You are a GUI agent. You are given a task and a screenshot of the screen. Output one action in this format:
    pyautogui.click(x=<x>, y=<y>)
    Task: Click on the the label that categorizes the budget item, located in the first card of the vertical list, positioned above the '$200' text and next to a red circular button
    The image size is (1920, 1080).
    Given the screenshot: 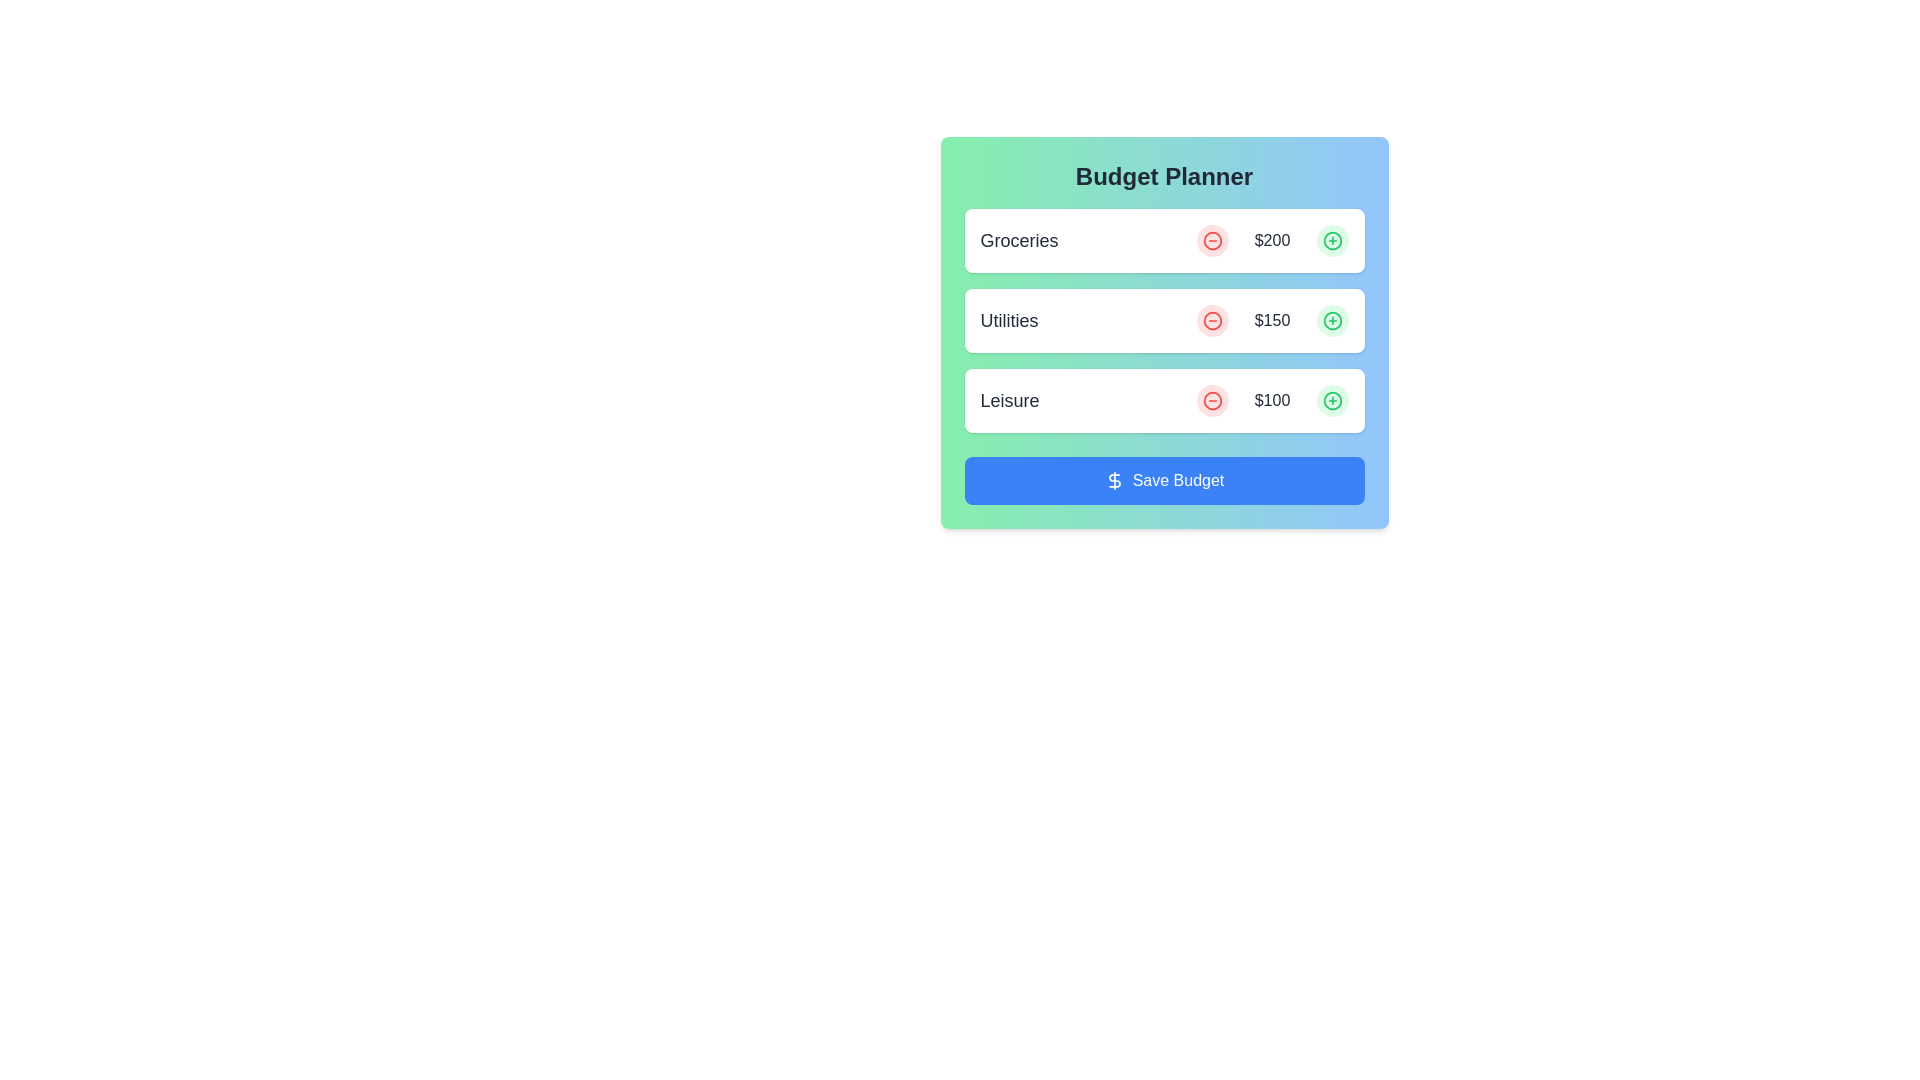 What is the action you would take?
    pyautogui.click(x=1019, y=239)
    